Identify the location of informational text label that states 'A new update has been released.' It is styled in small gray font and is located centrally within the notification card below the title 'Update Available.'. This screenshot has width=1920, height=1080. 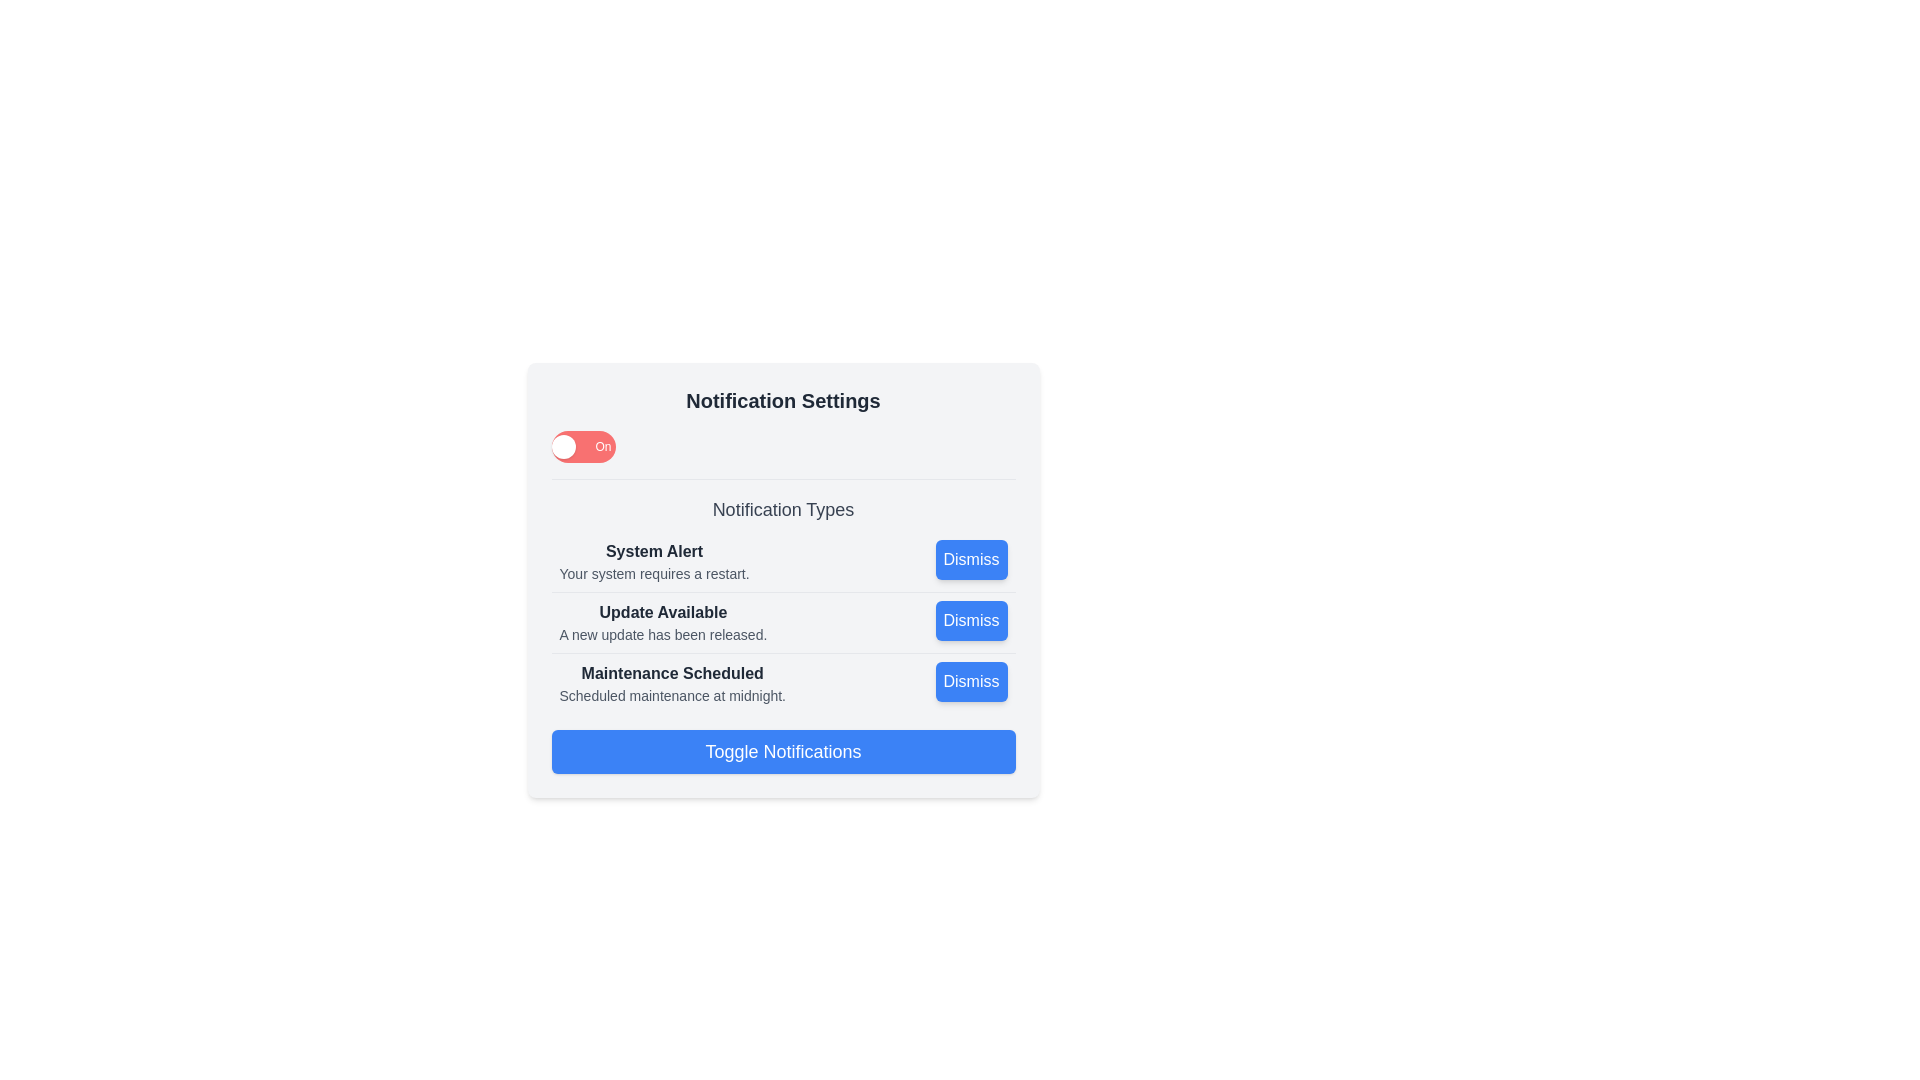
(663, 635).